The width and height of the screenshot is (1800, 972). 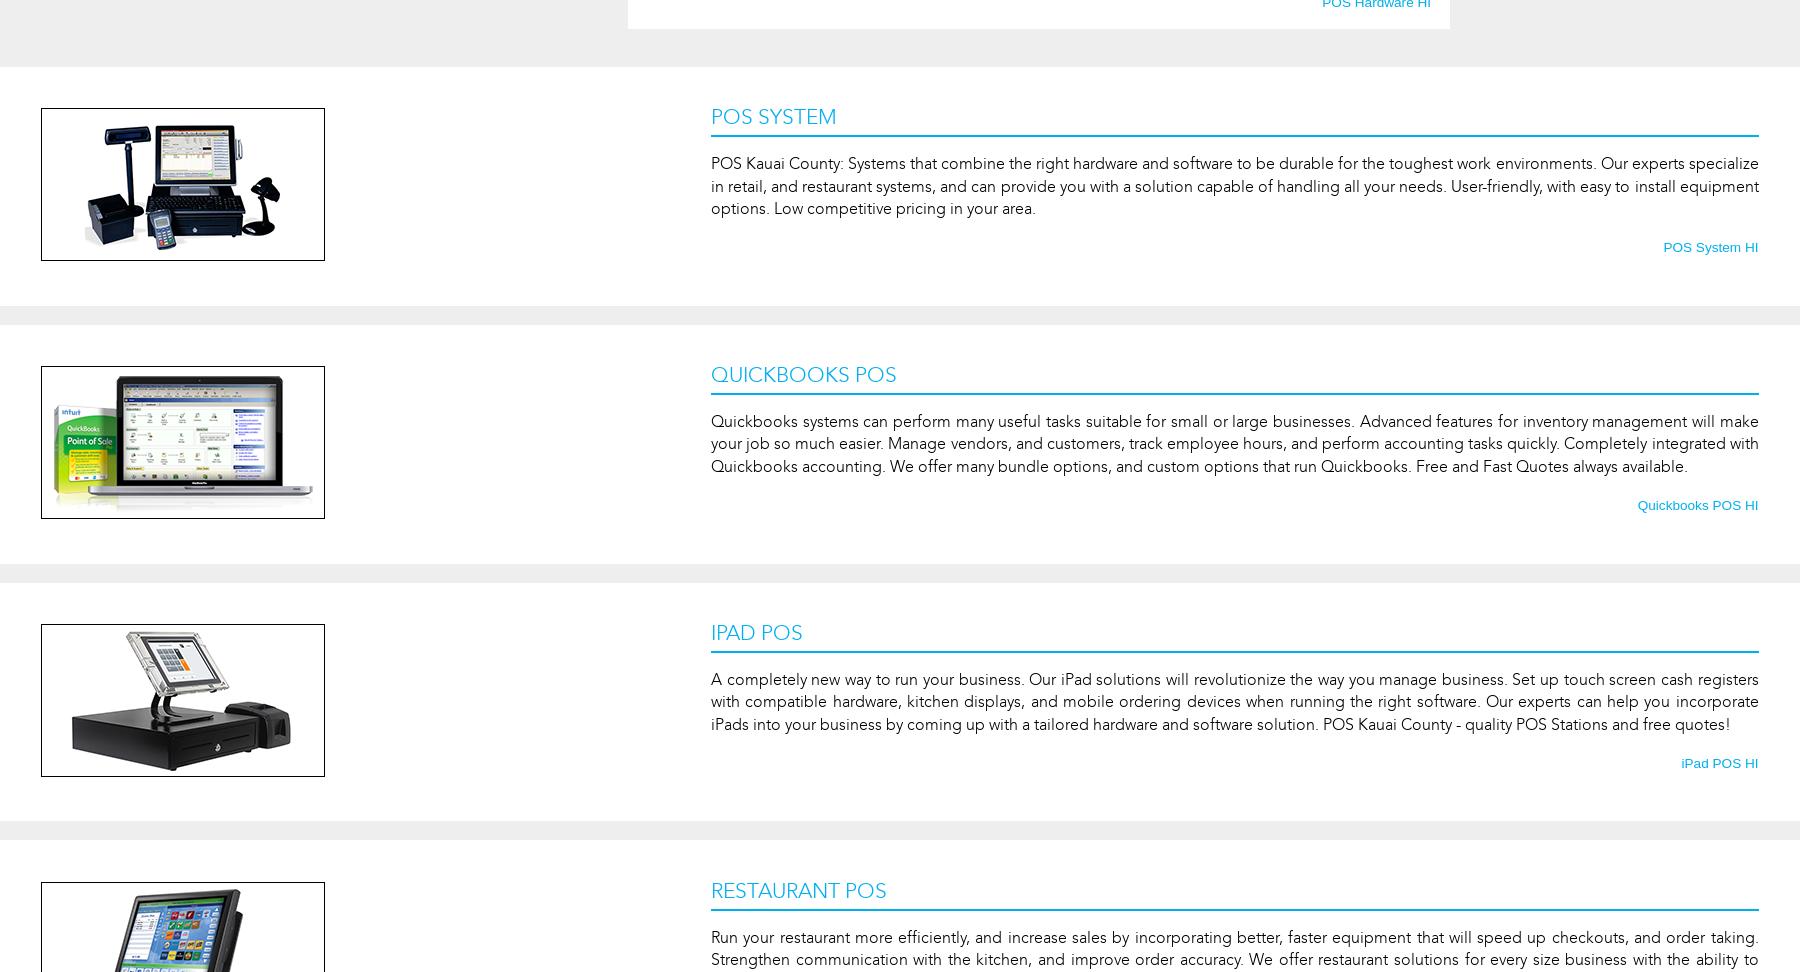 I want to click on 'POS System HI', so click(x=1710, y=247).